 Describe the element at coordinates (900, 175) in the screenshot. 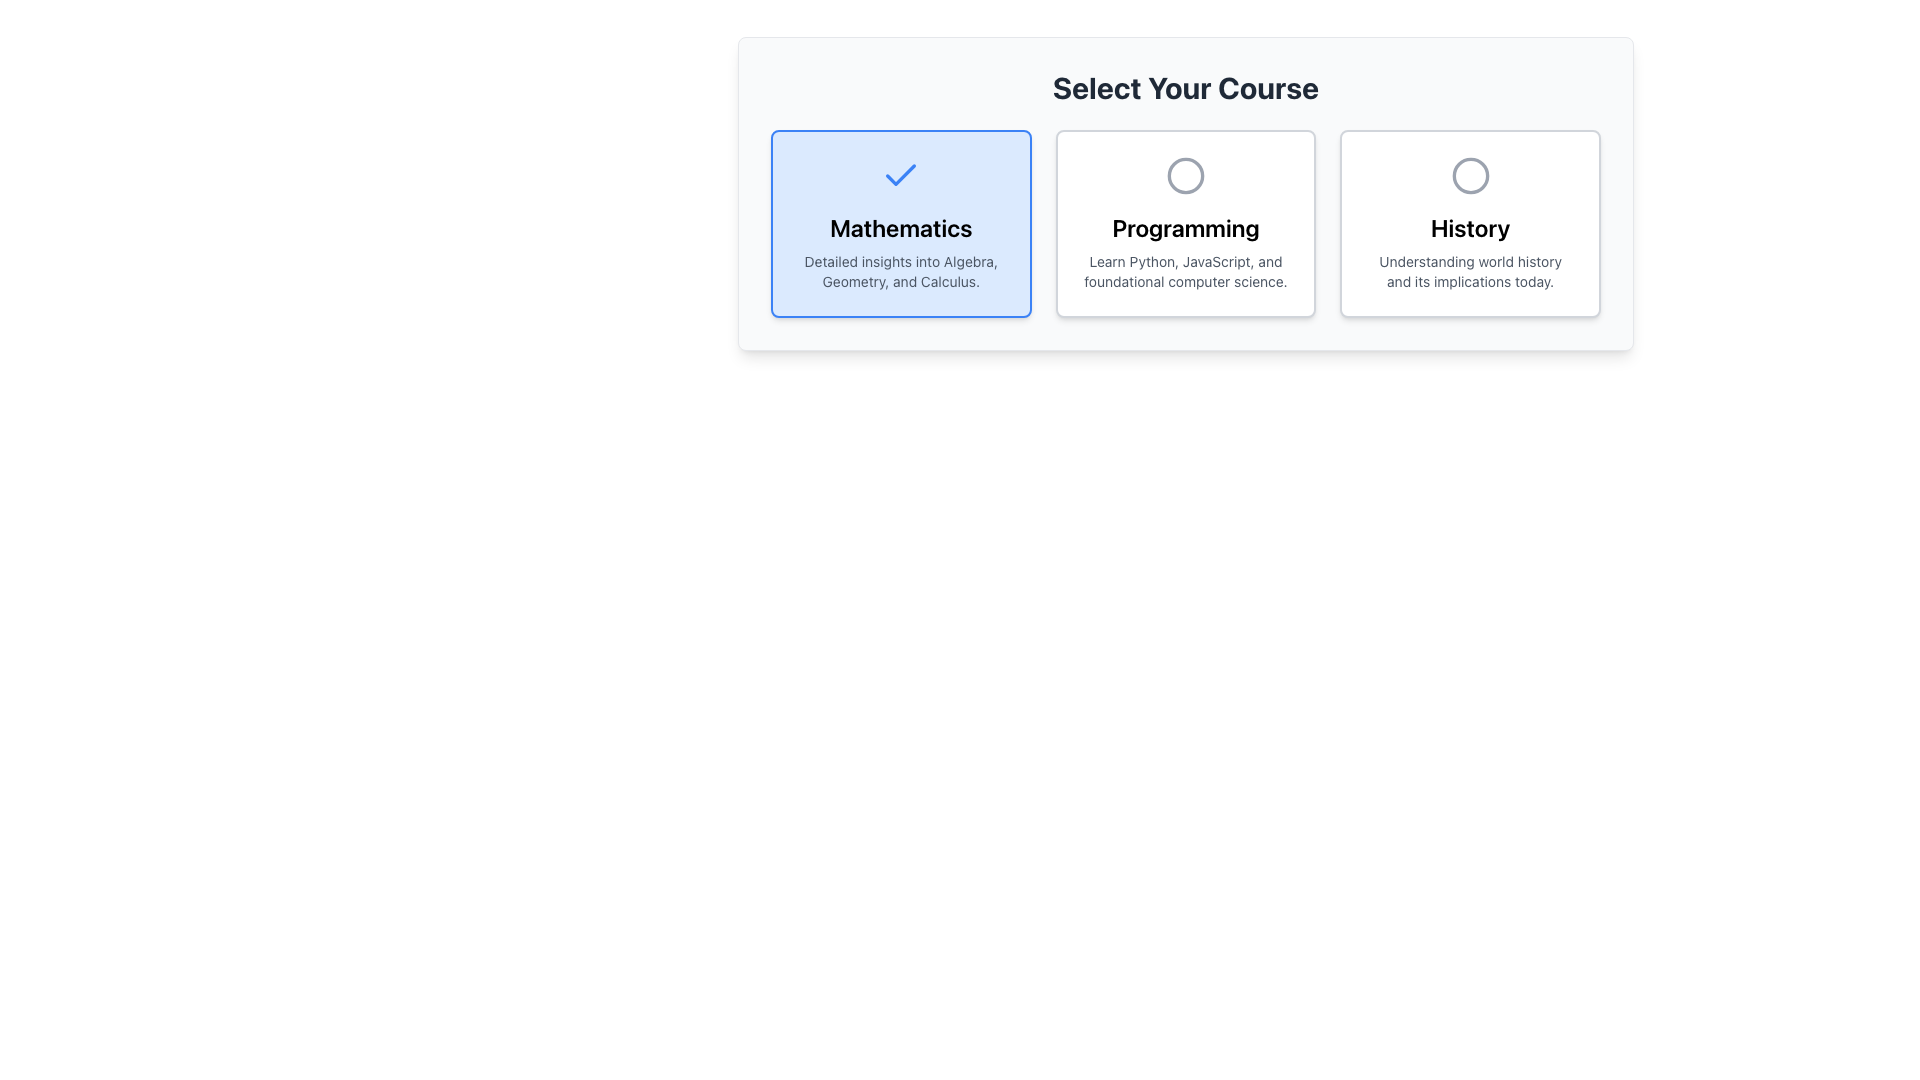

I see `the selection state of the central check mark icon within the blue-bordered box labeled 'Mathematics' in the selection panel` at that location.